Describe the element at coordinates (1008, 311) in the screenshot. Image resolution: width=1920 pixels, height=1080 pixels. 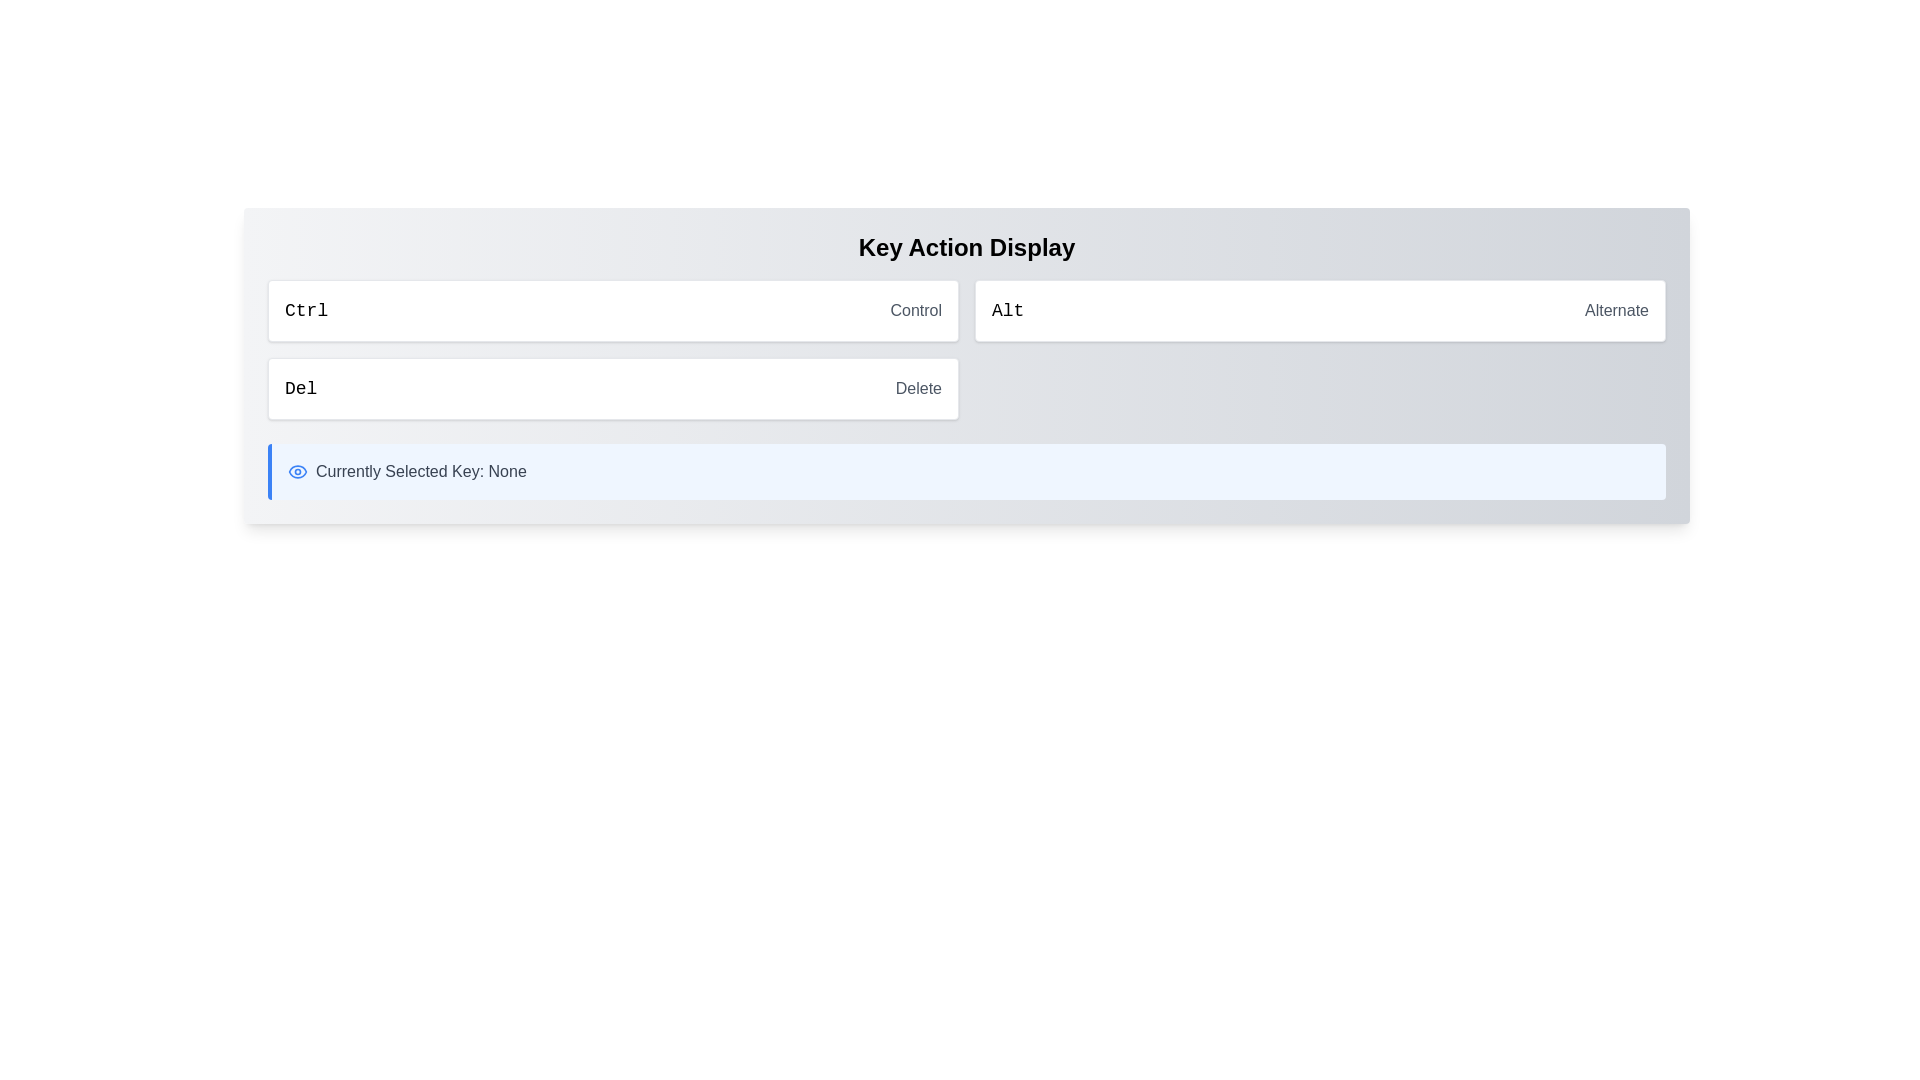
I see `the text label displaying 'Alt' in a monospace font, which is positioned to the left of the 'Alternate' text` at that location.